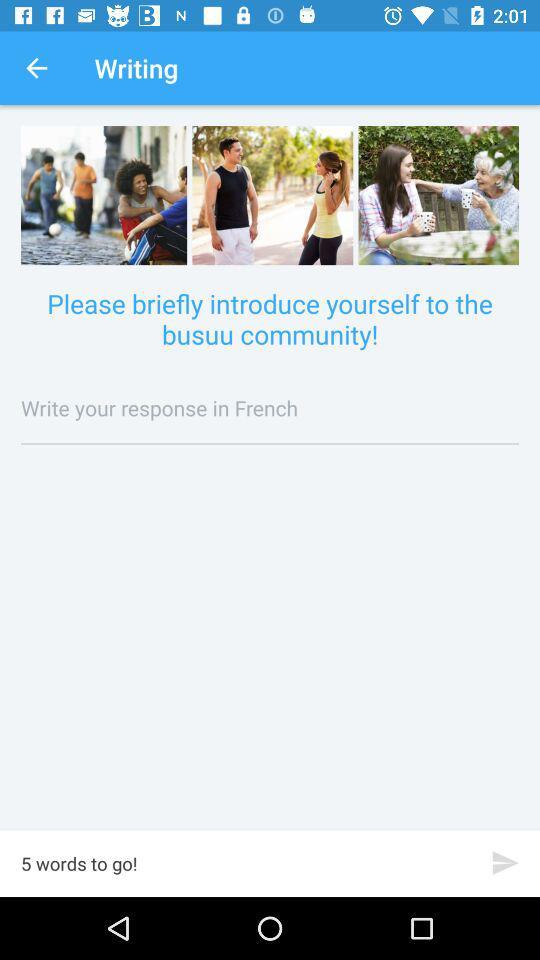 This screenshot has width=540, height=960. What do you see at coordinates (270, 407) in the screenshot?
I see `tap to write your response in french` at bounding box center [270, 407].